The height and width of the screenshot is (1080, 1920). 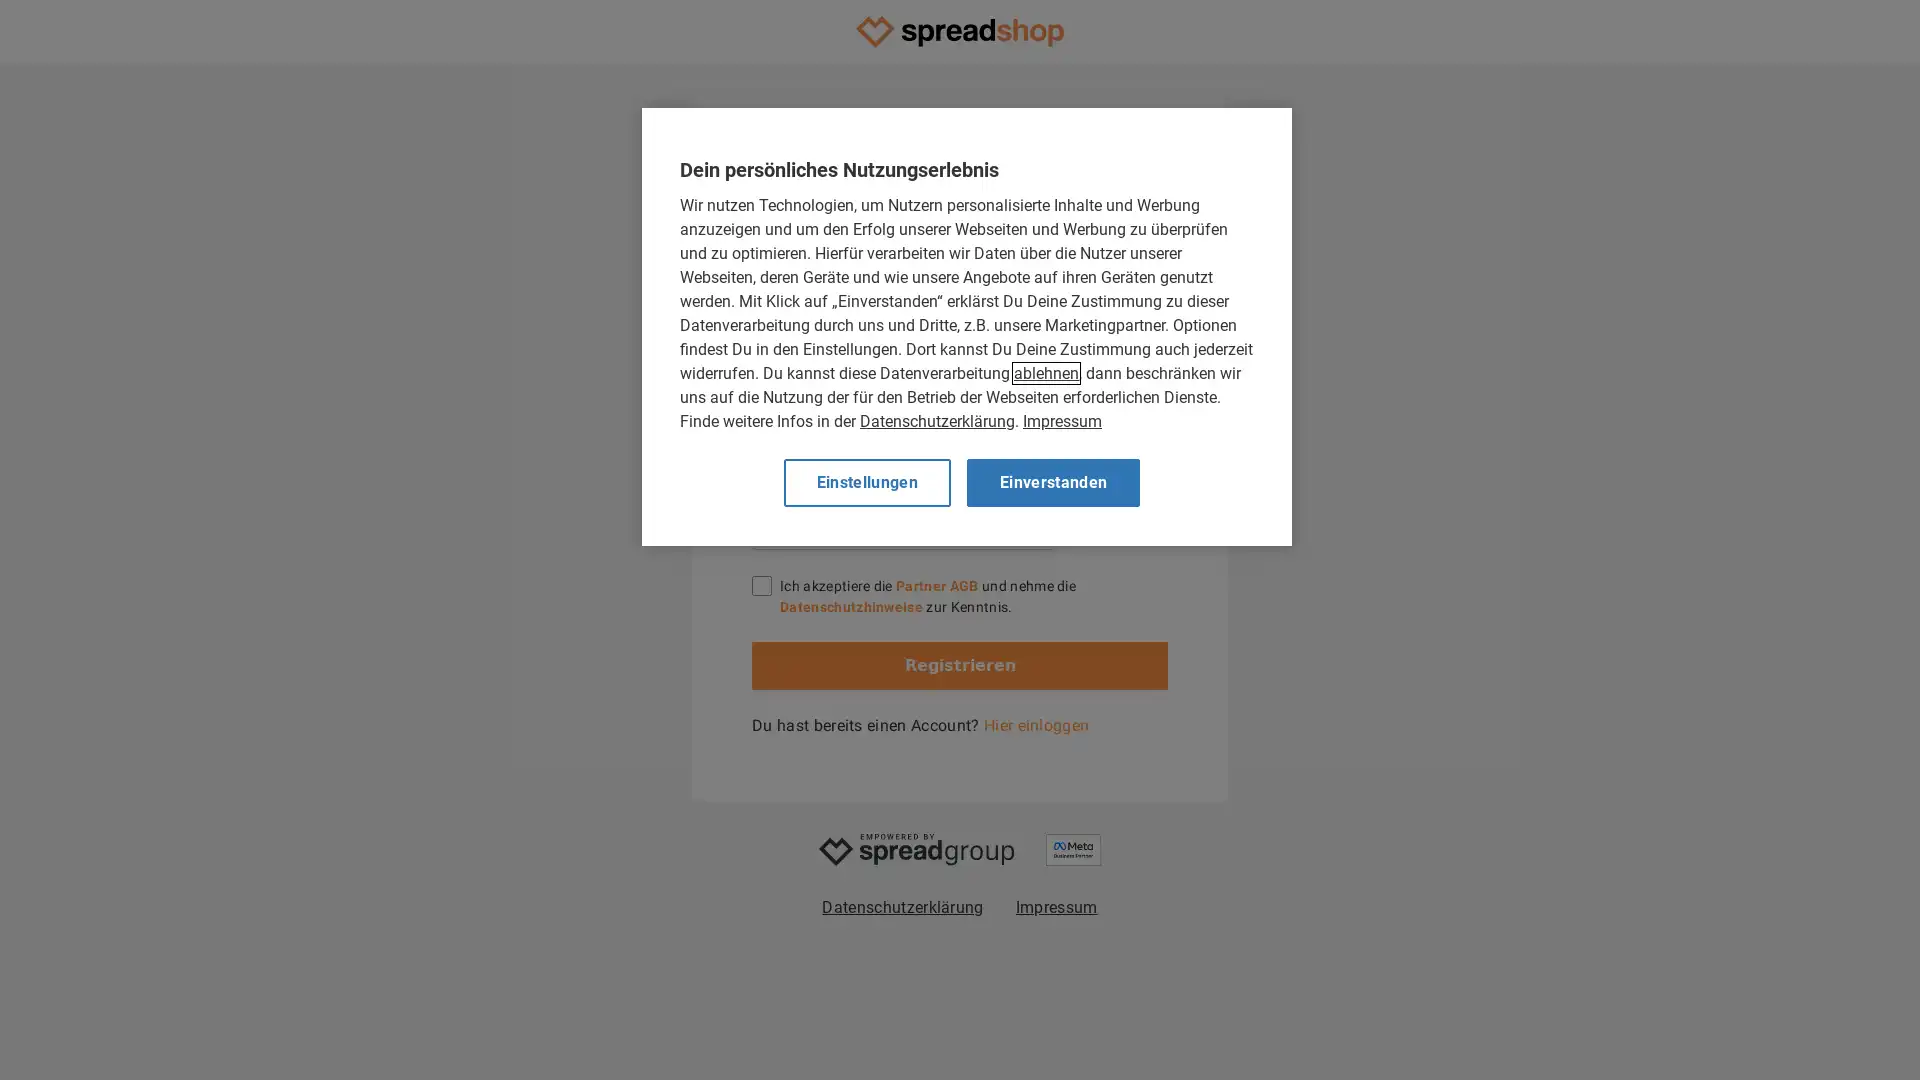 What do you see at coordinates (1052, 482) in the screenshot?
I see `Einverstanden` at bounding box center [1052, 482].